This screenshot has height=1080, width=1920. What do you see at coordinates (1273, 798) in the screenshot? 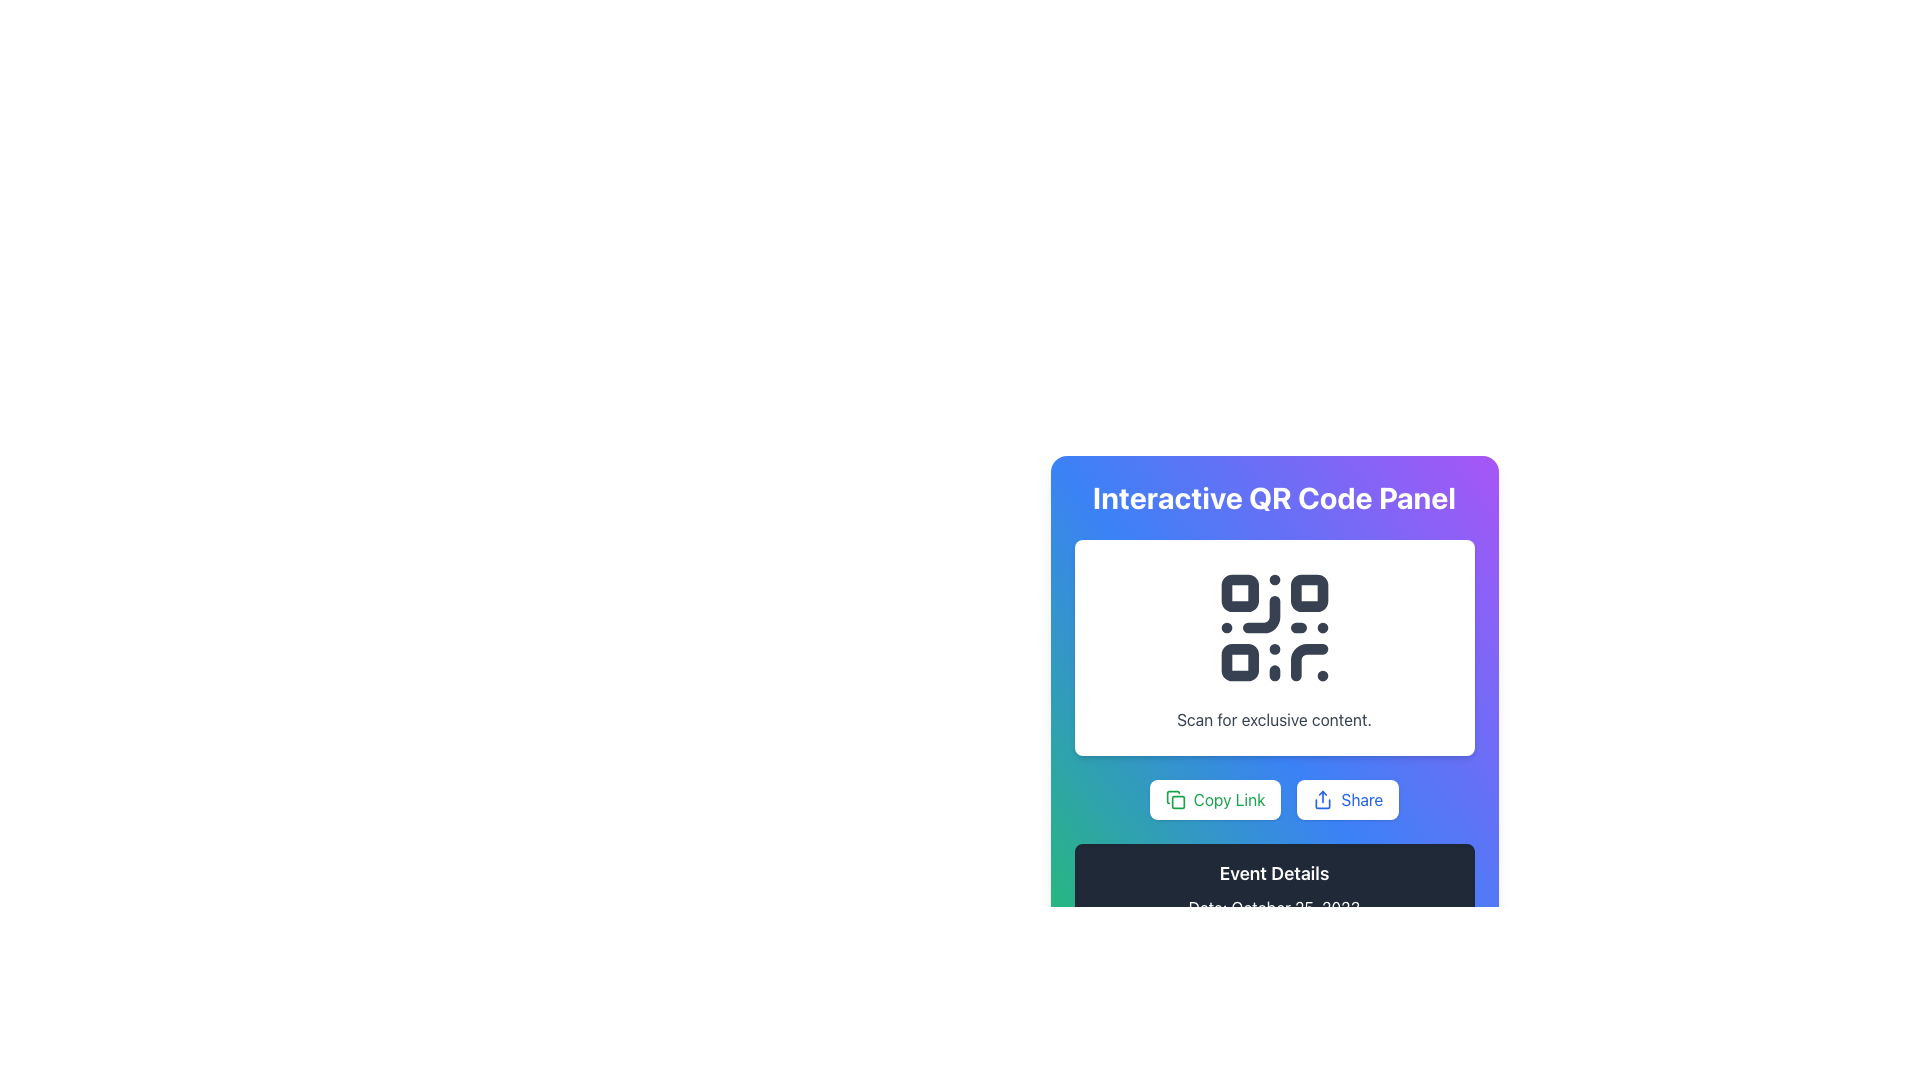
I see `the 'Copy Link' button with a green icon of overlapping squares and the text 'Copy Link'` at bounding box center [1273, 798].